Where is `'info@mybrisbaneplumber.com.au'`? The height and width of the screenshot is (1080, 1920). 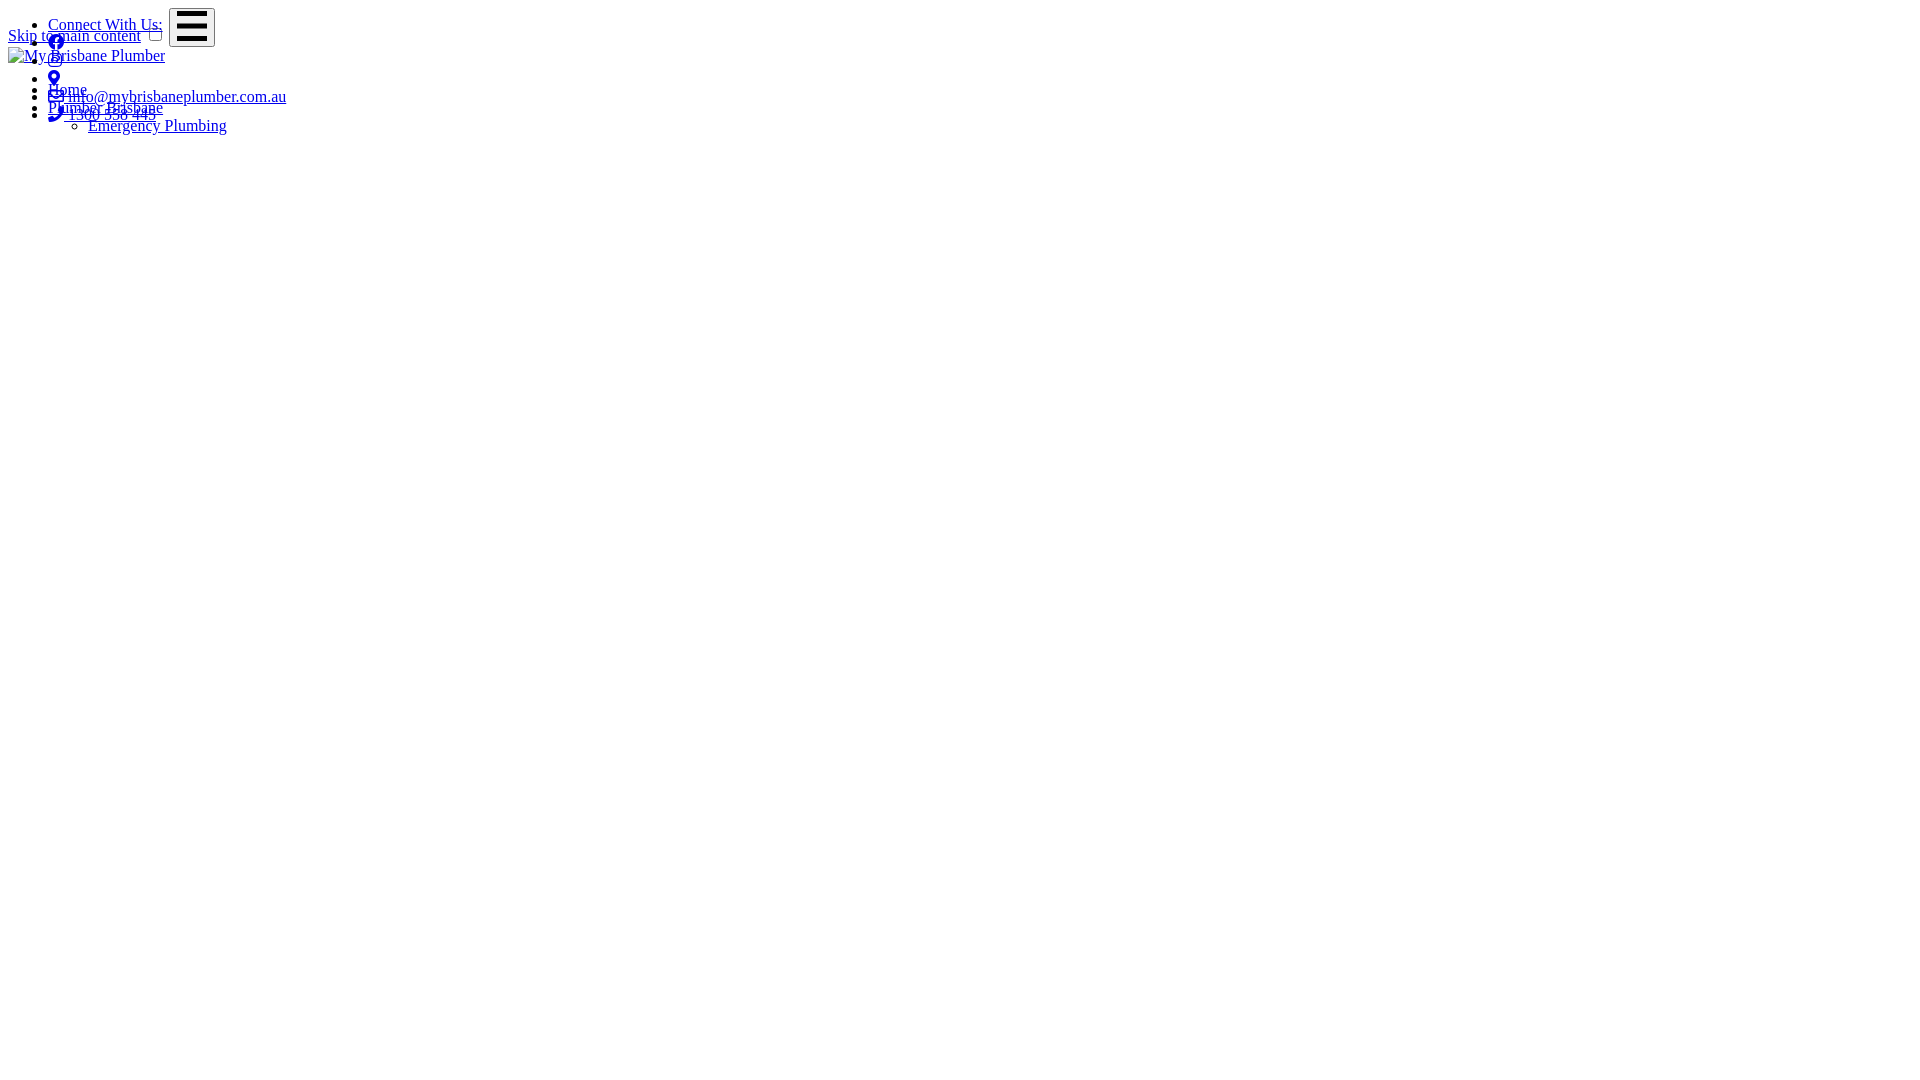
'info@mybrisbaneplumber.com.au' is located at coordinates (48, 96).